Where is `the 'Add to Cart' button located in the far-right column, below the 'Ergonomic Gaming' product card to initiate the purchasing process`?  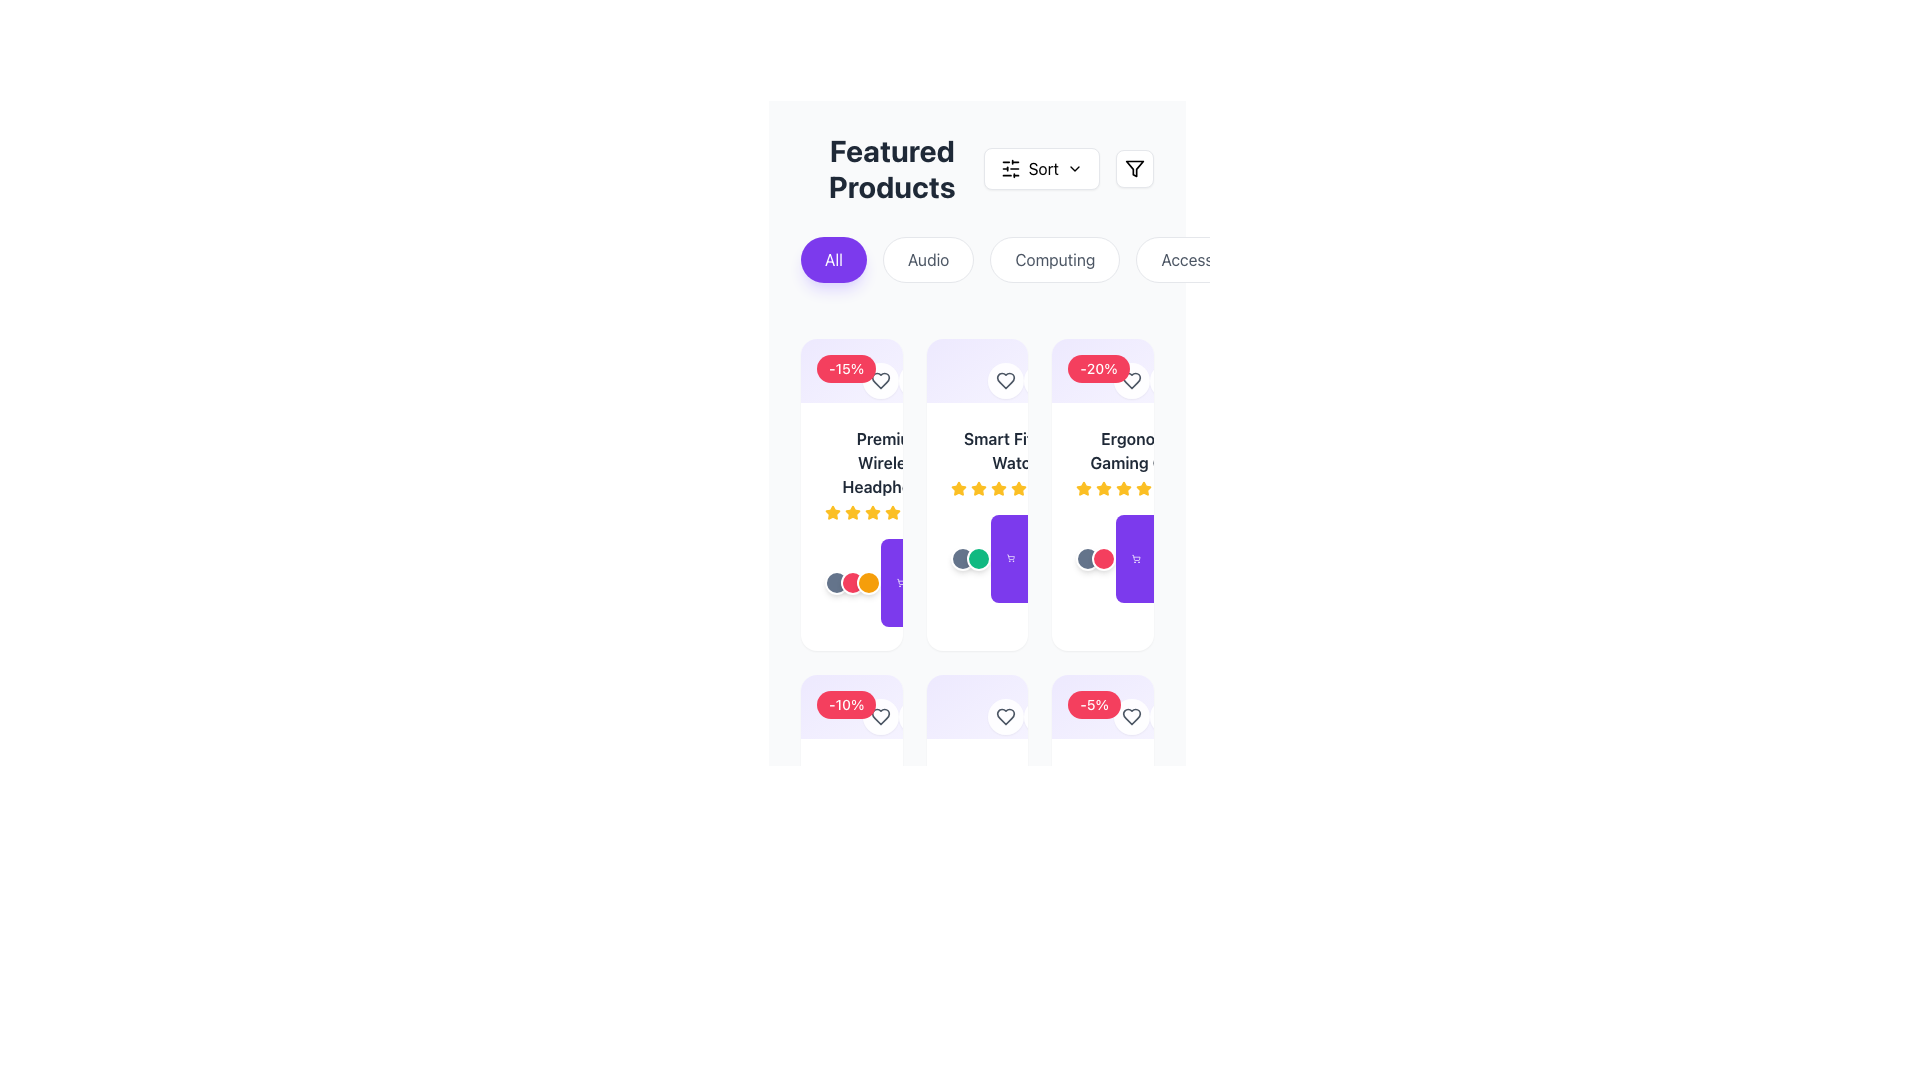
the 'Add to Cart' button located in the far-right column, below the 'Ergonomic Gaming' product card to initiate the purchasing process is located at coordinates (1169, 559).